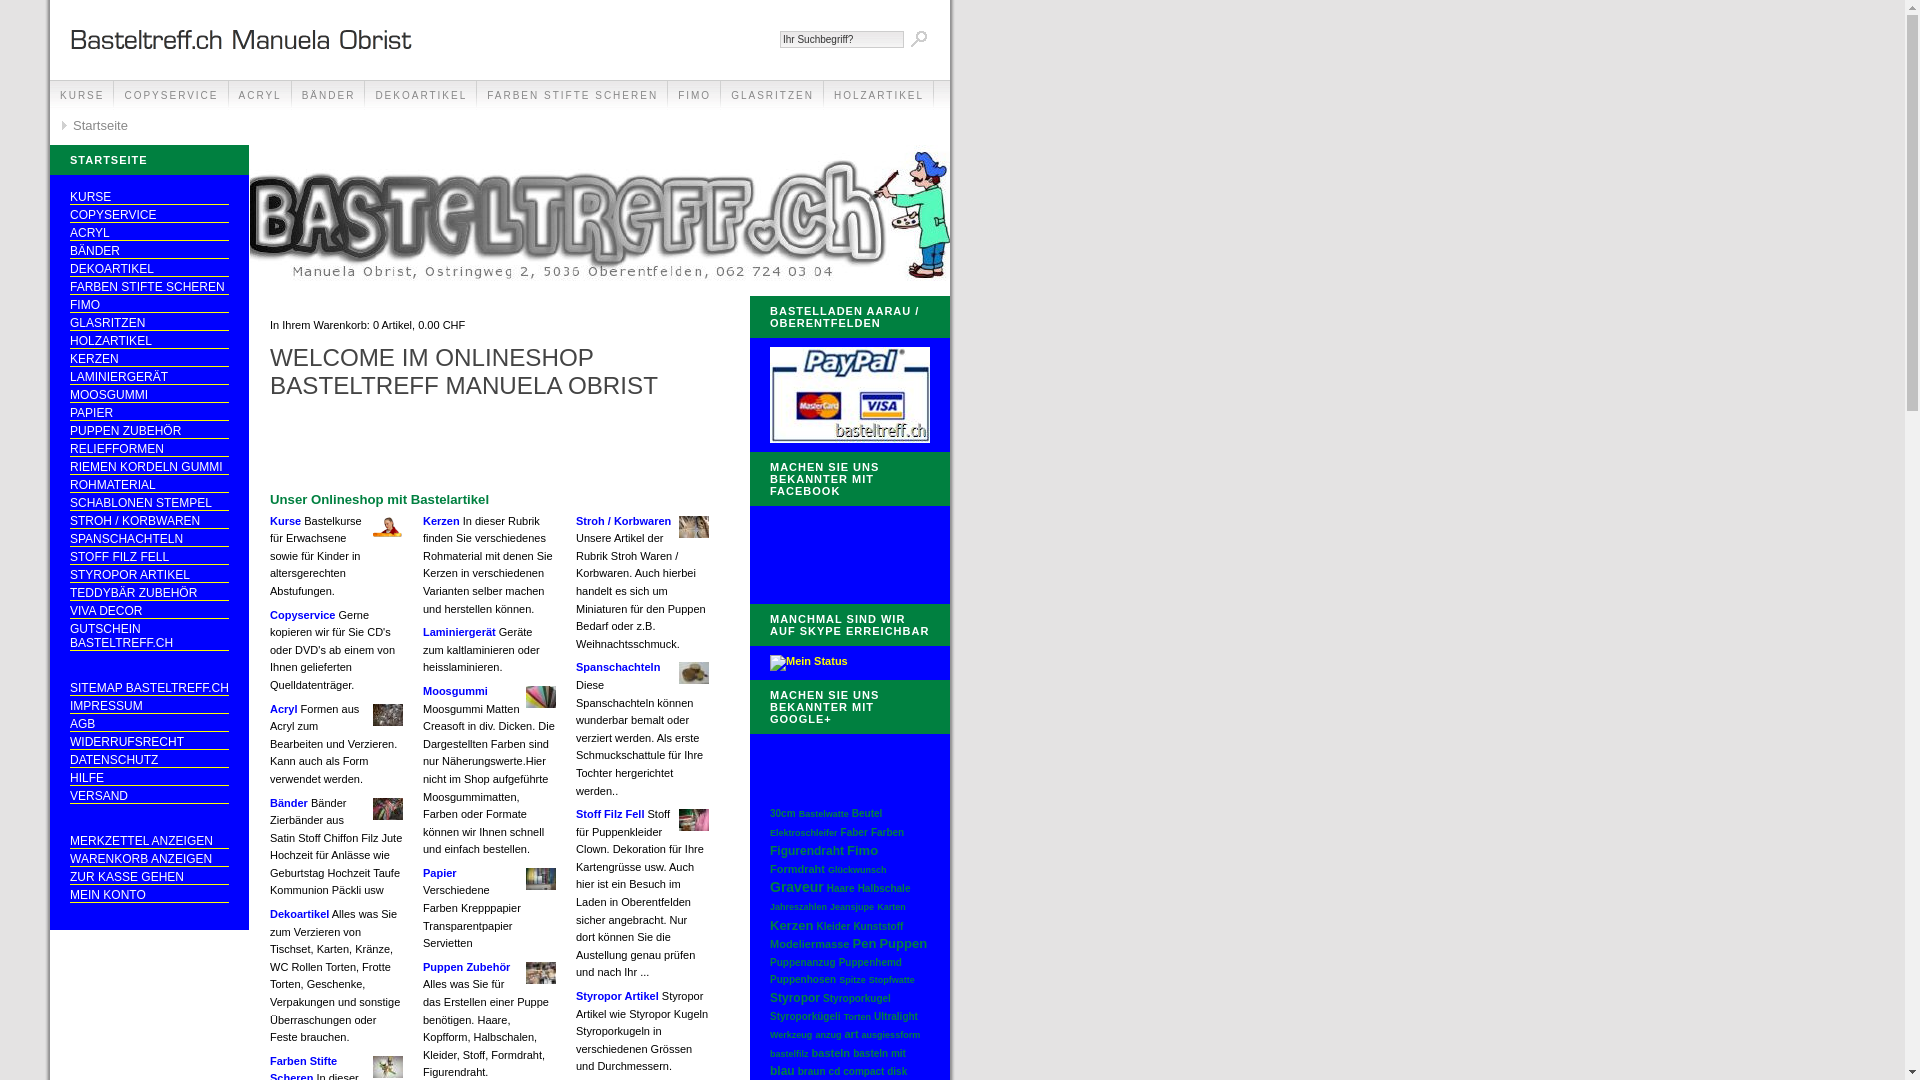 This screenshot has width=1920, height=1080. Describe the element at coordinates (70, 467) in the screenshot. I see `'RIEMEN KORDELN GUMMI'` at that location.